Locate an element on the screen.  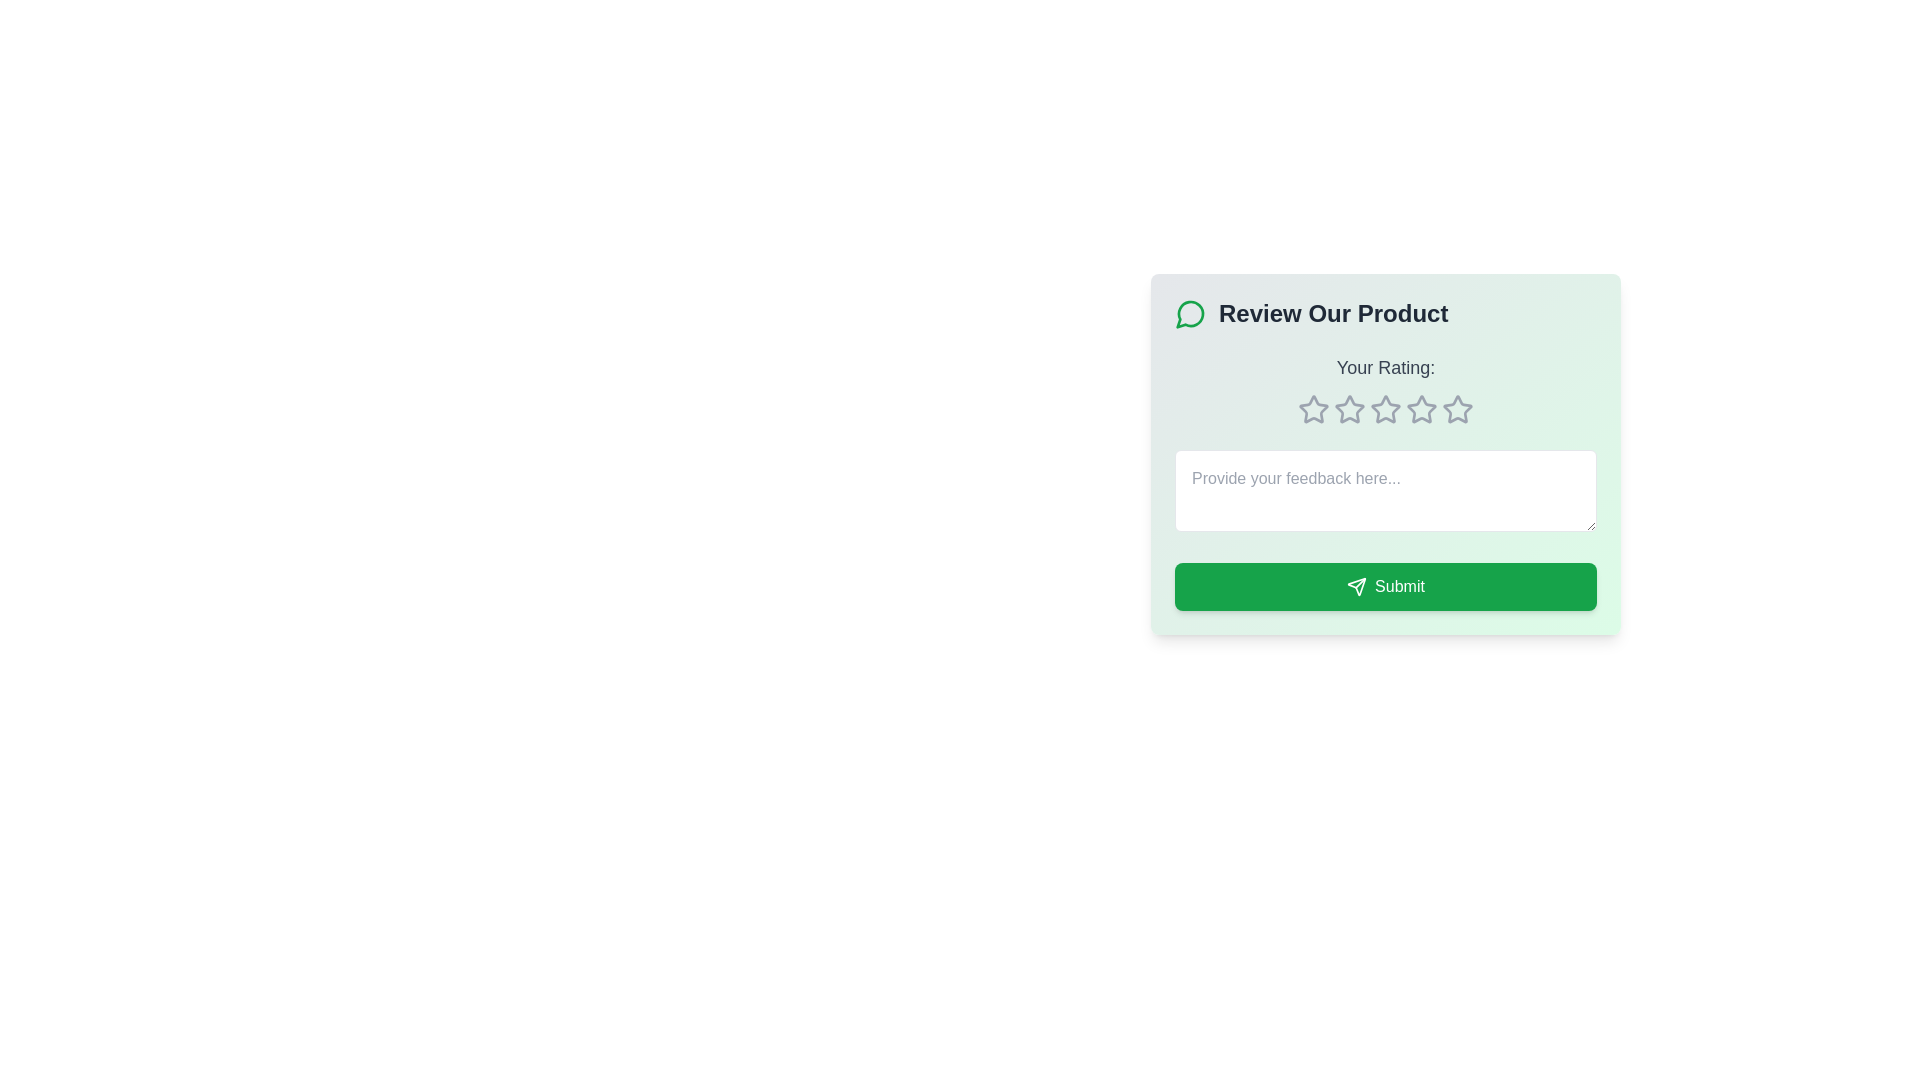
the green 'Submit' button containing the triangular paper plane icon is located at coordinates (1357, 585).